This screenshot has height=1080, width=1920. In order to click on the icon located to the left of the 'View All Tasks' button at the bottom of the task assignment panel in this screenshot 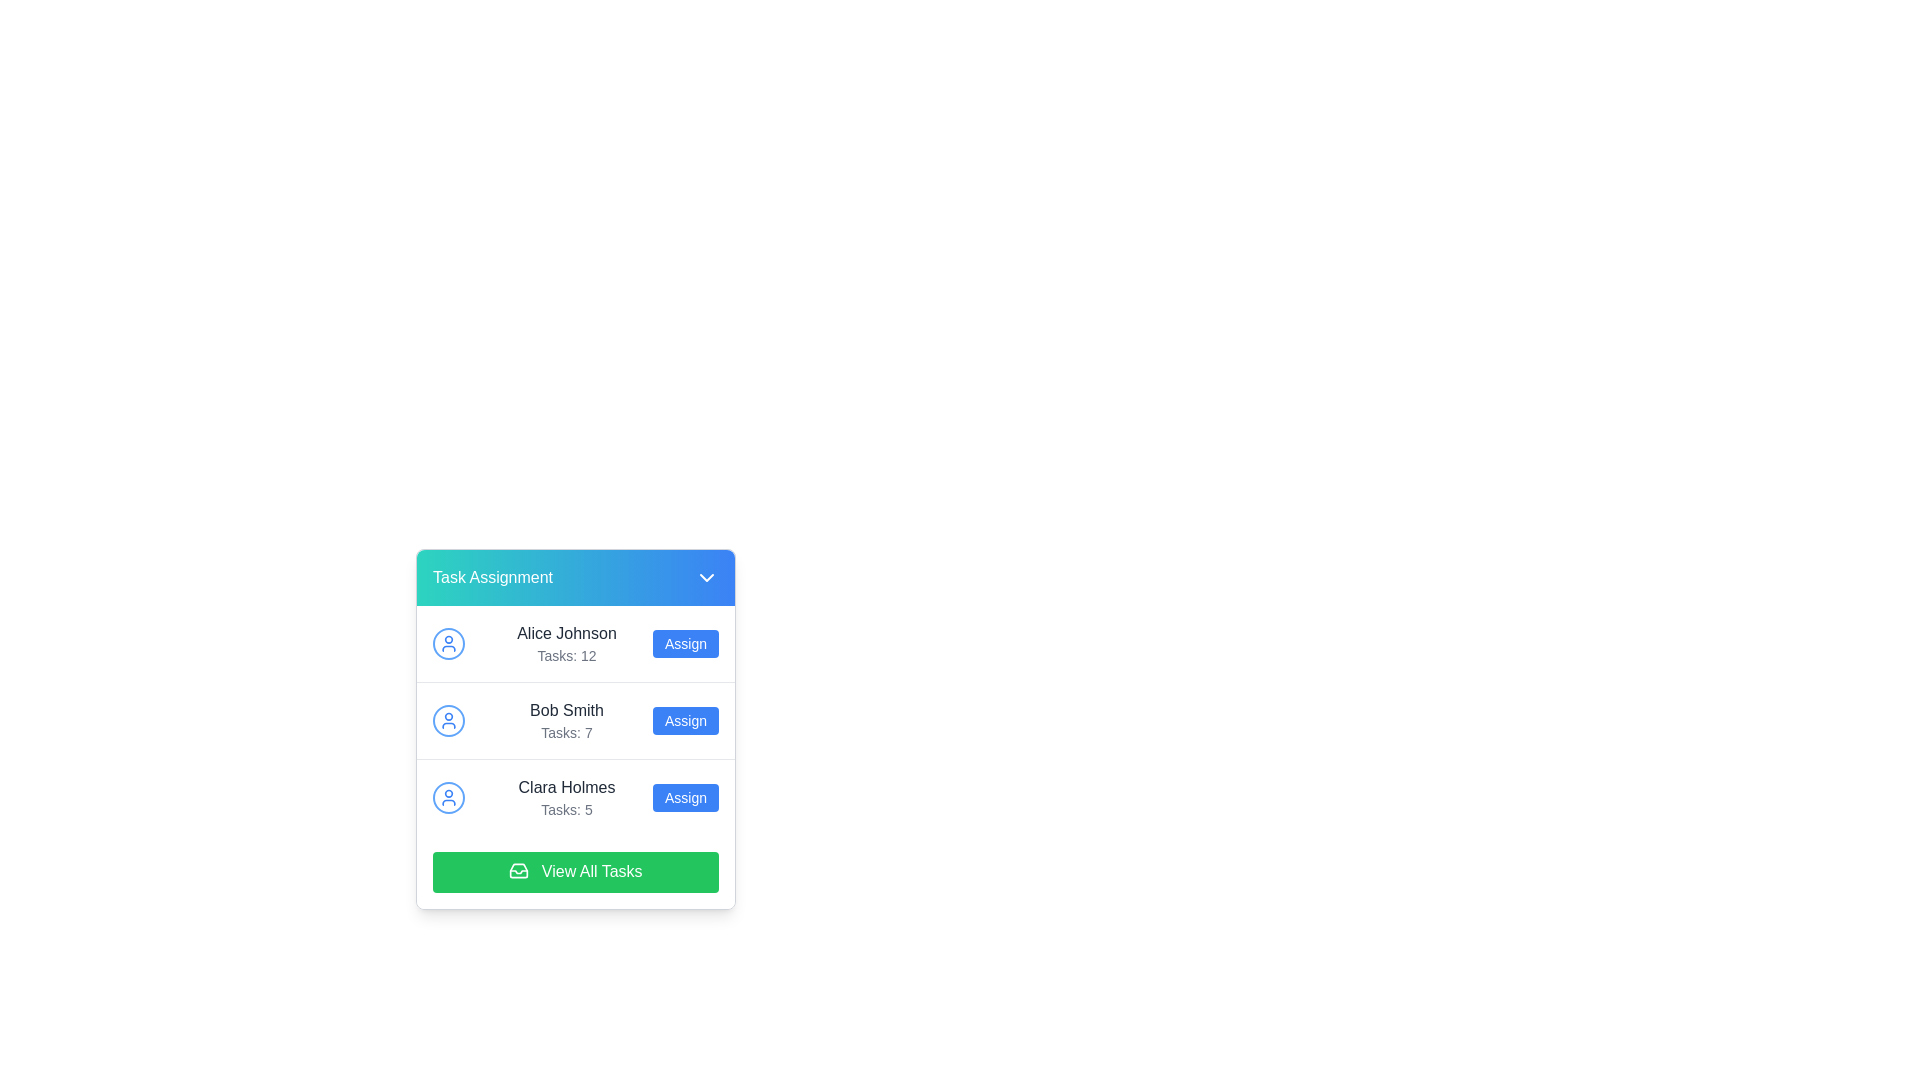, I will do `click(519, 869)`.